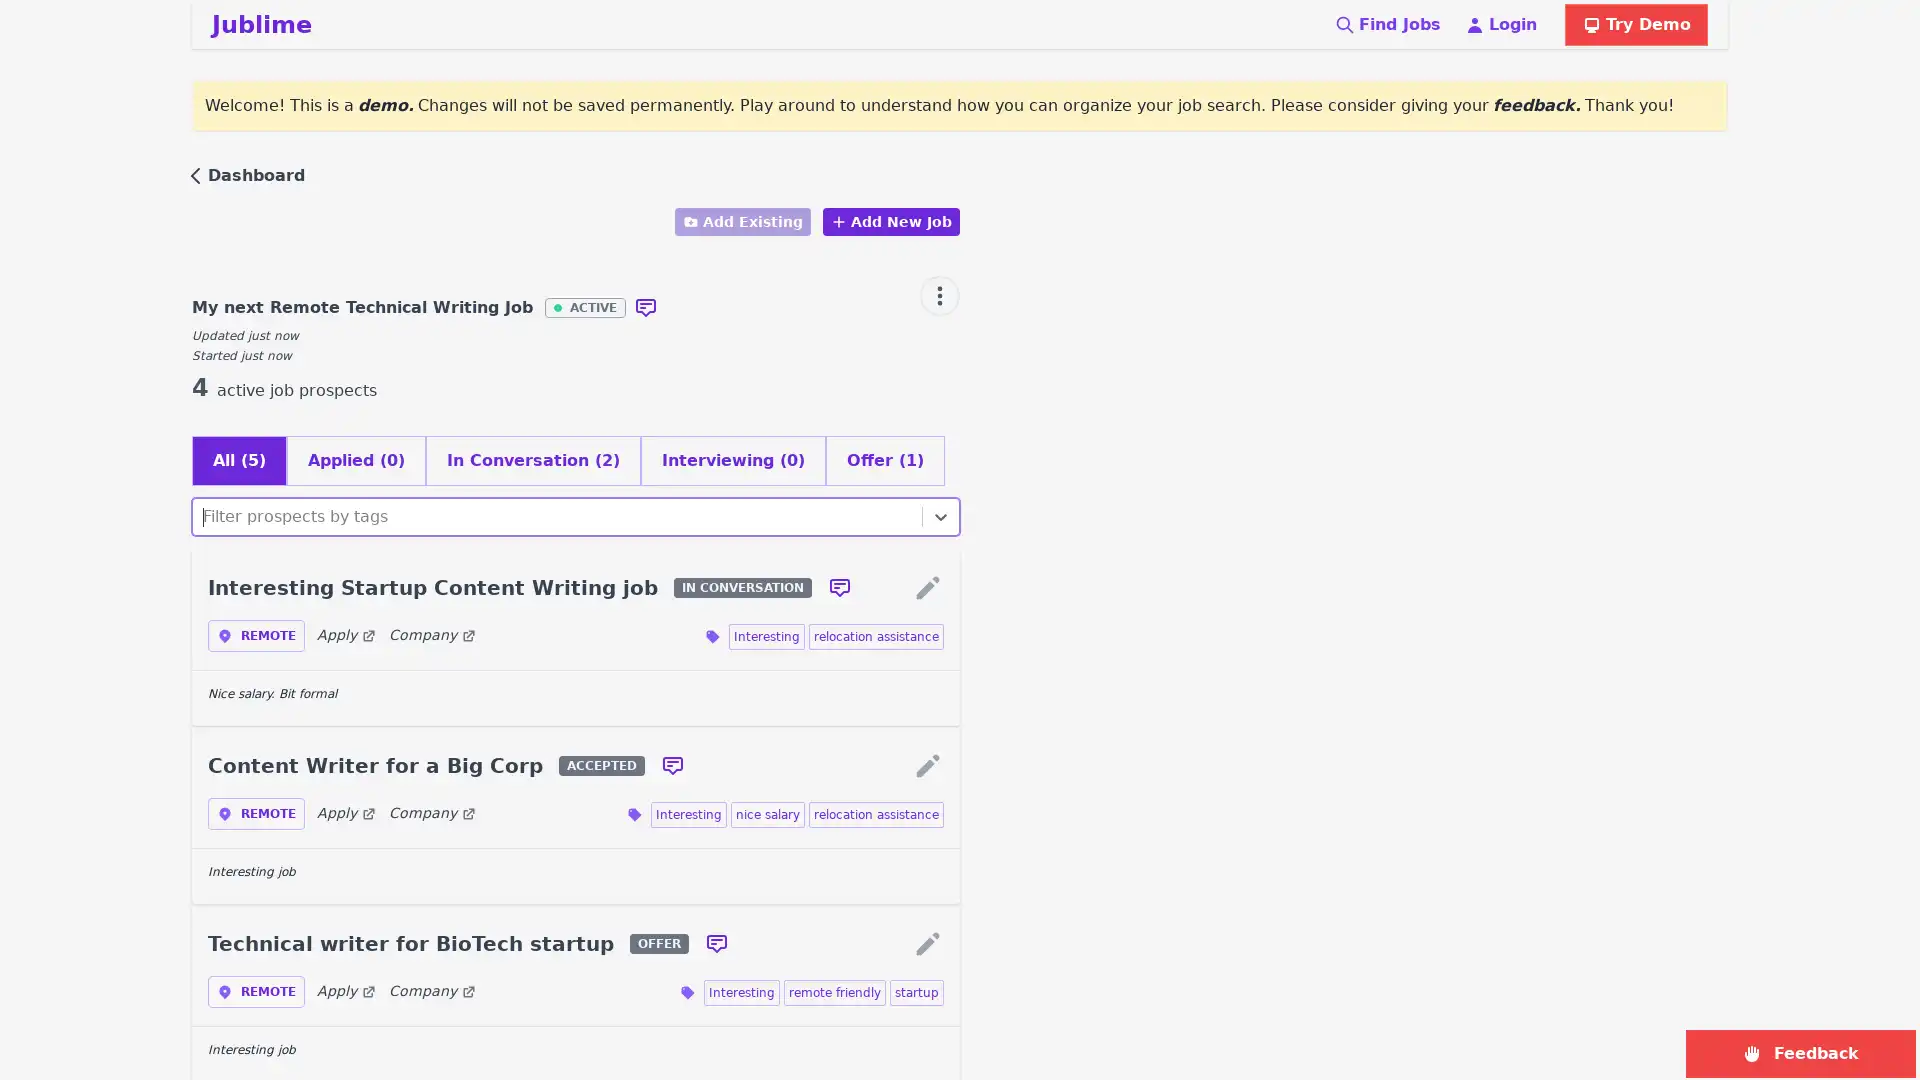 Image resolution: width=1920 pixels, height=1080 pixels. I want to click on Login, so click(1501, 24).